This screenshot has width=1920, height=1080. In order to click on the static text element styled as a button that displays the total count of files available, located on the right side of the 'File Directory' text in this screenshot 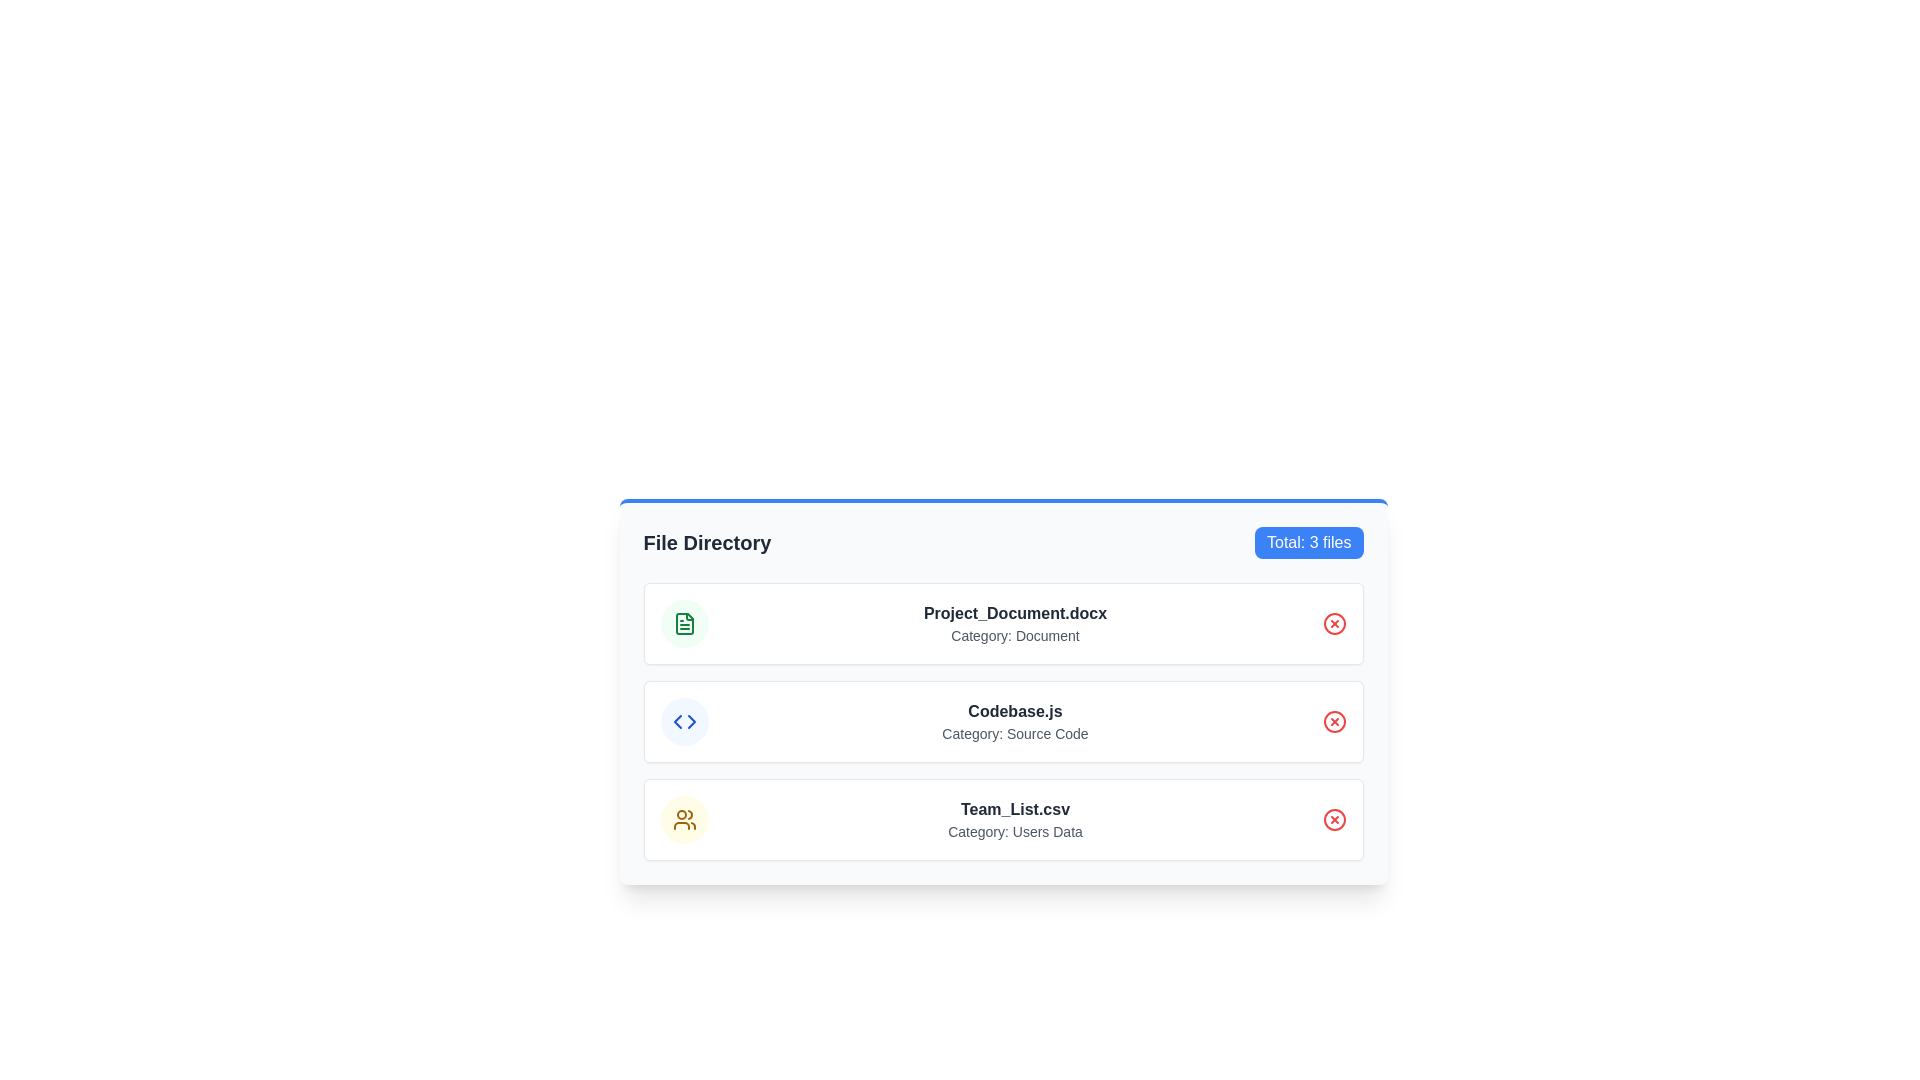, I will do `click(1309, 543)`.